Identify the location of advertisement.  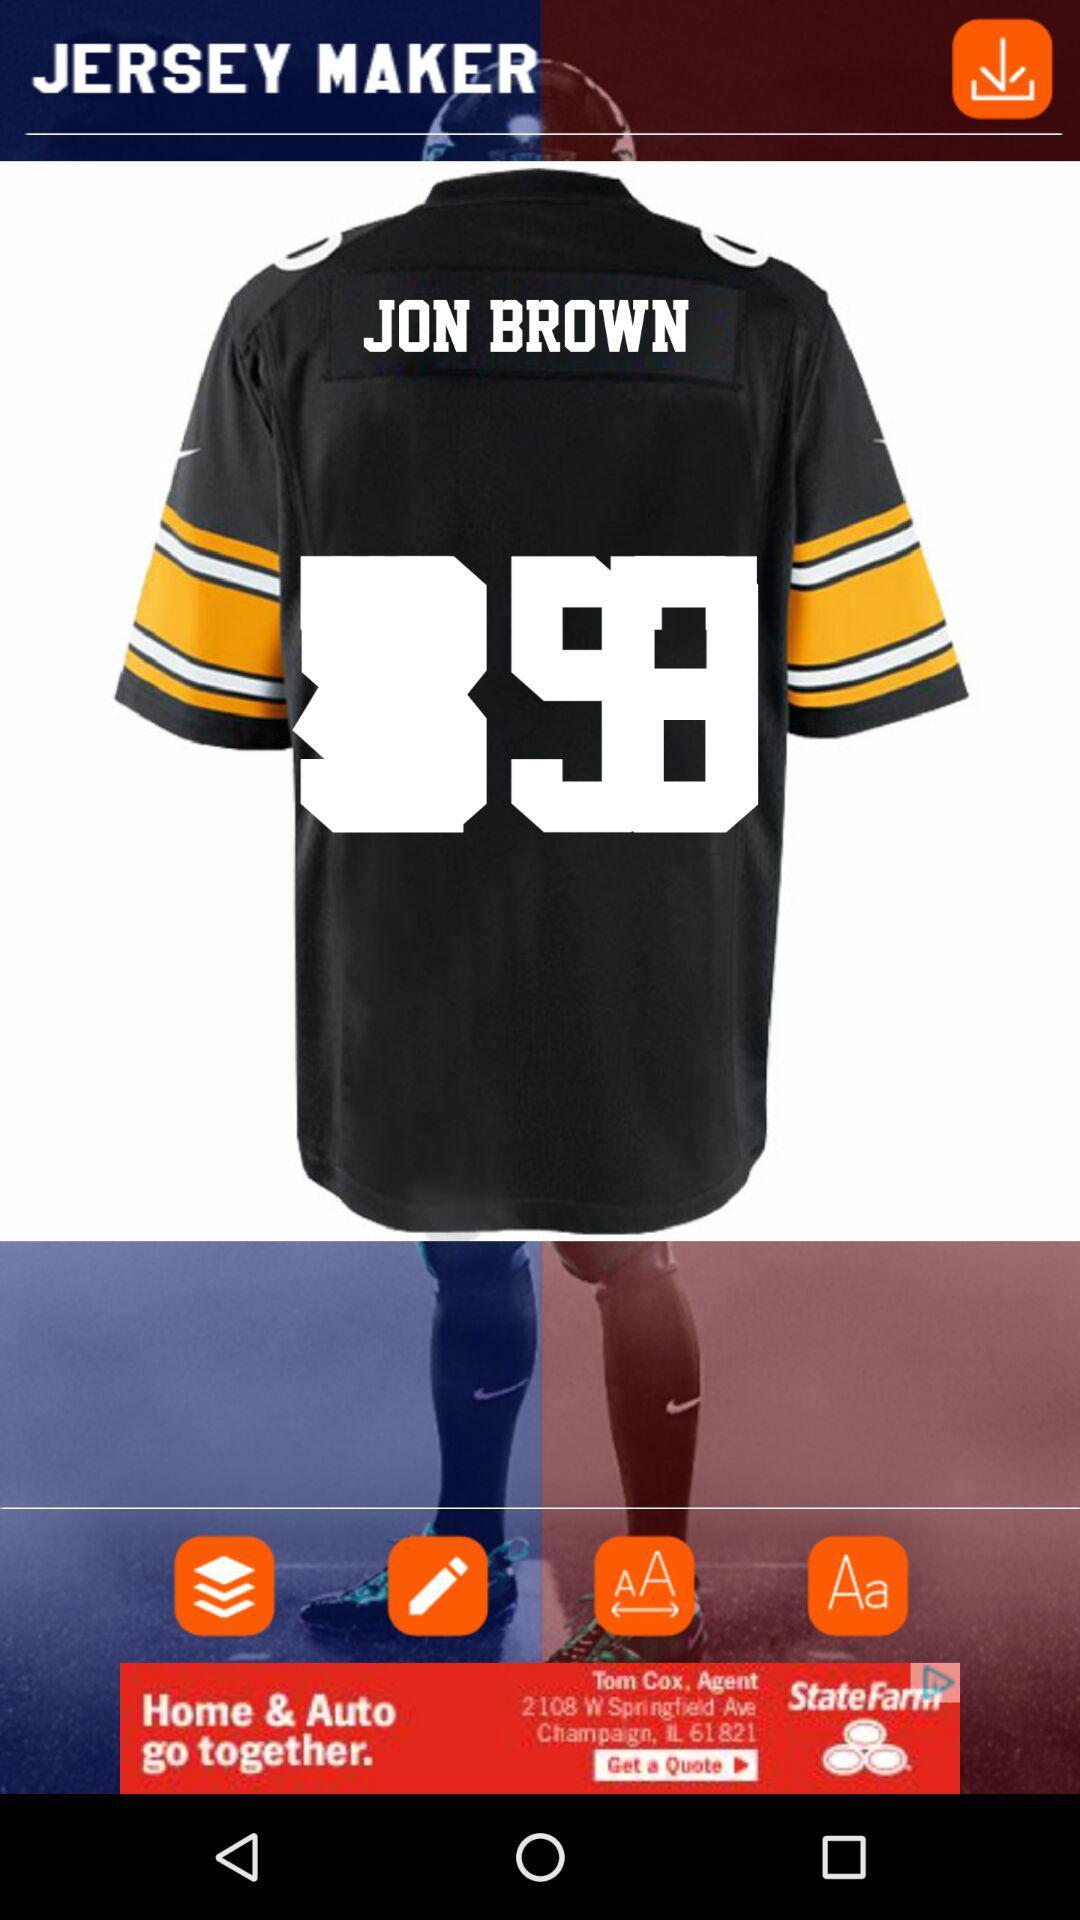
(644, 1584).